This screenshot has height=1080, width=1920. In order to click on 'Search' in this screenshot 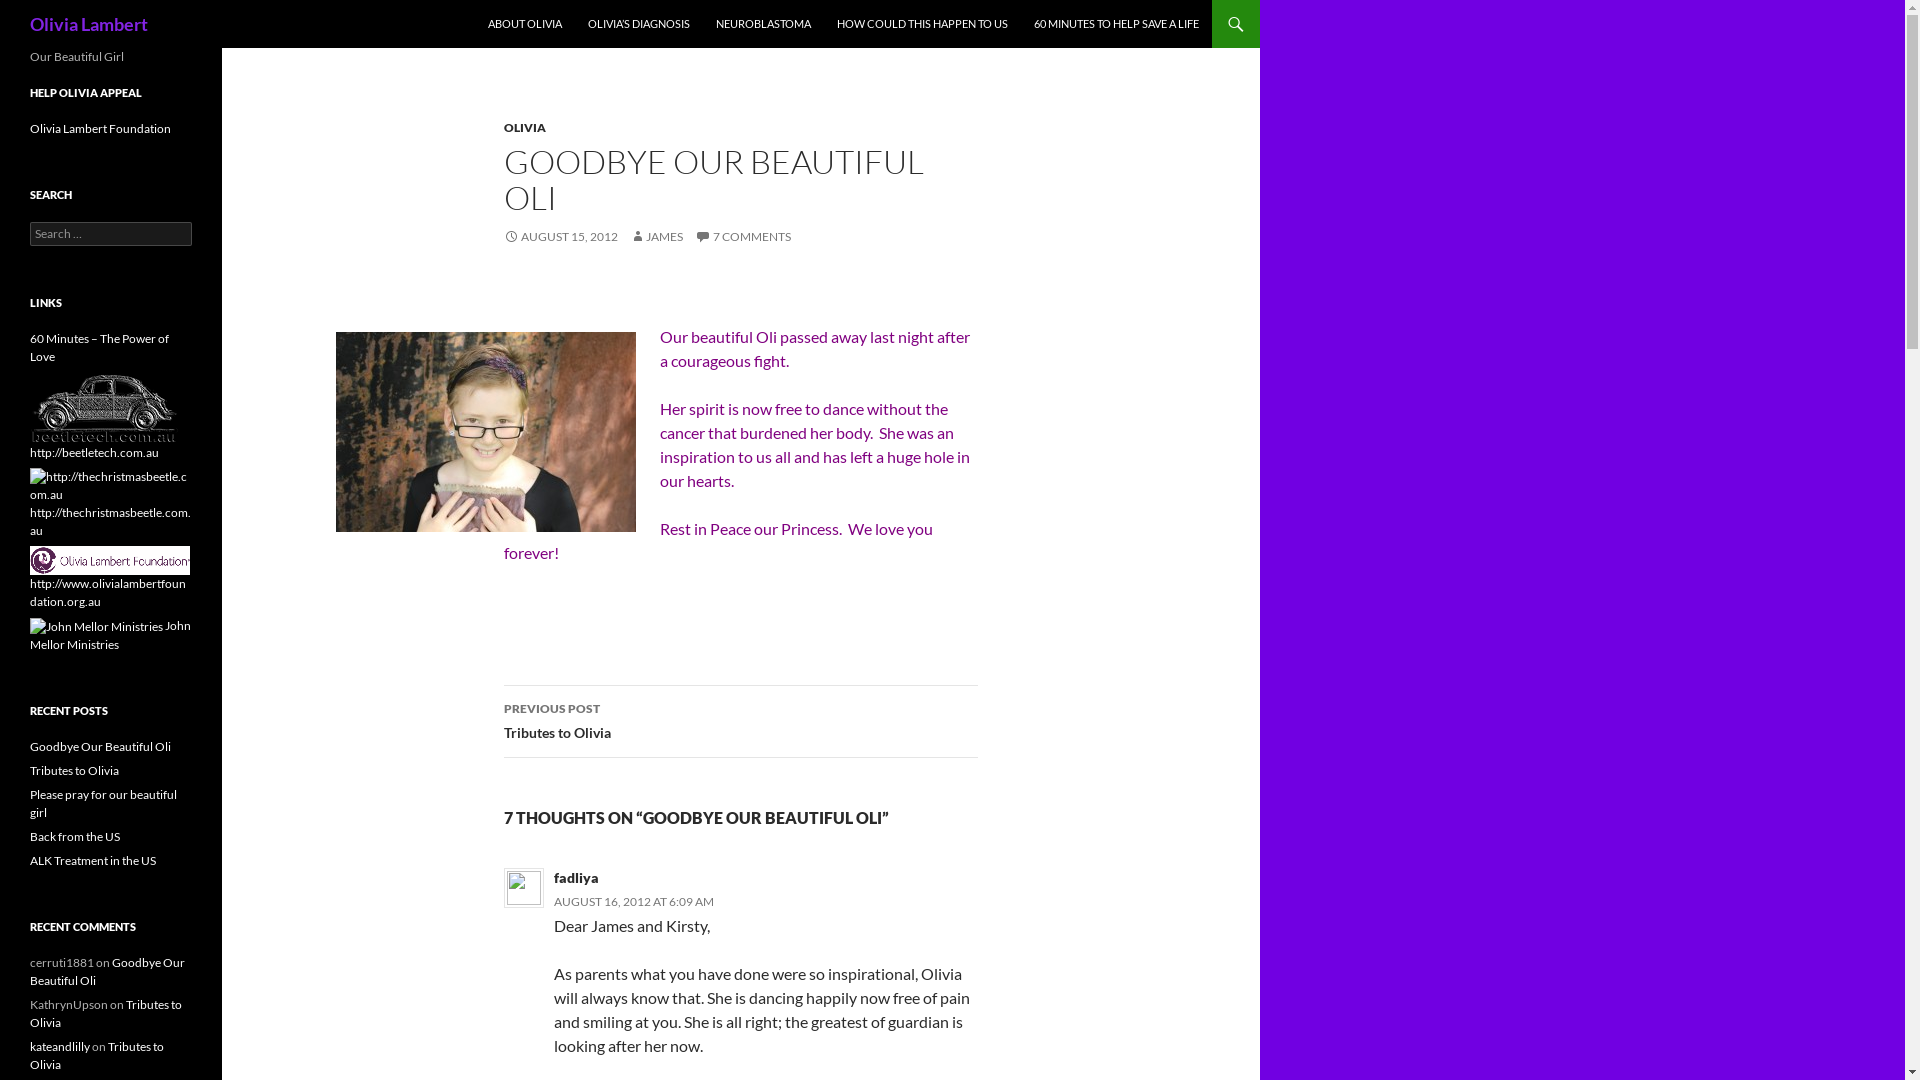, I will do `click(5, 0)`.